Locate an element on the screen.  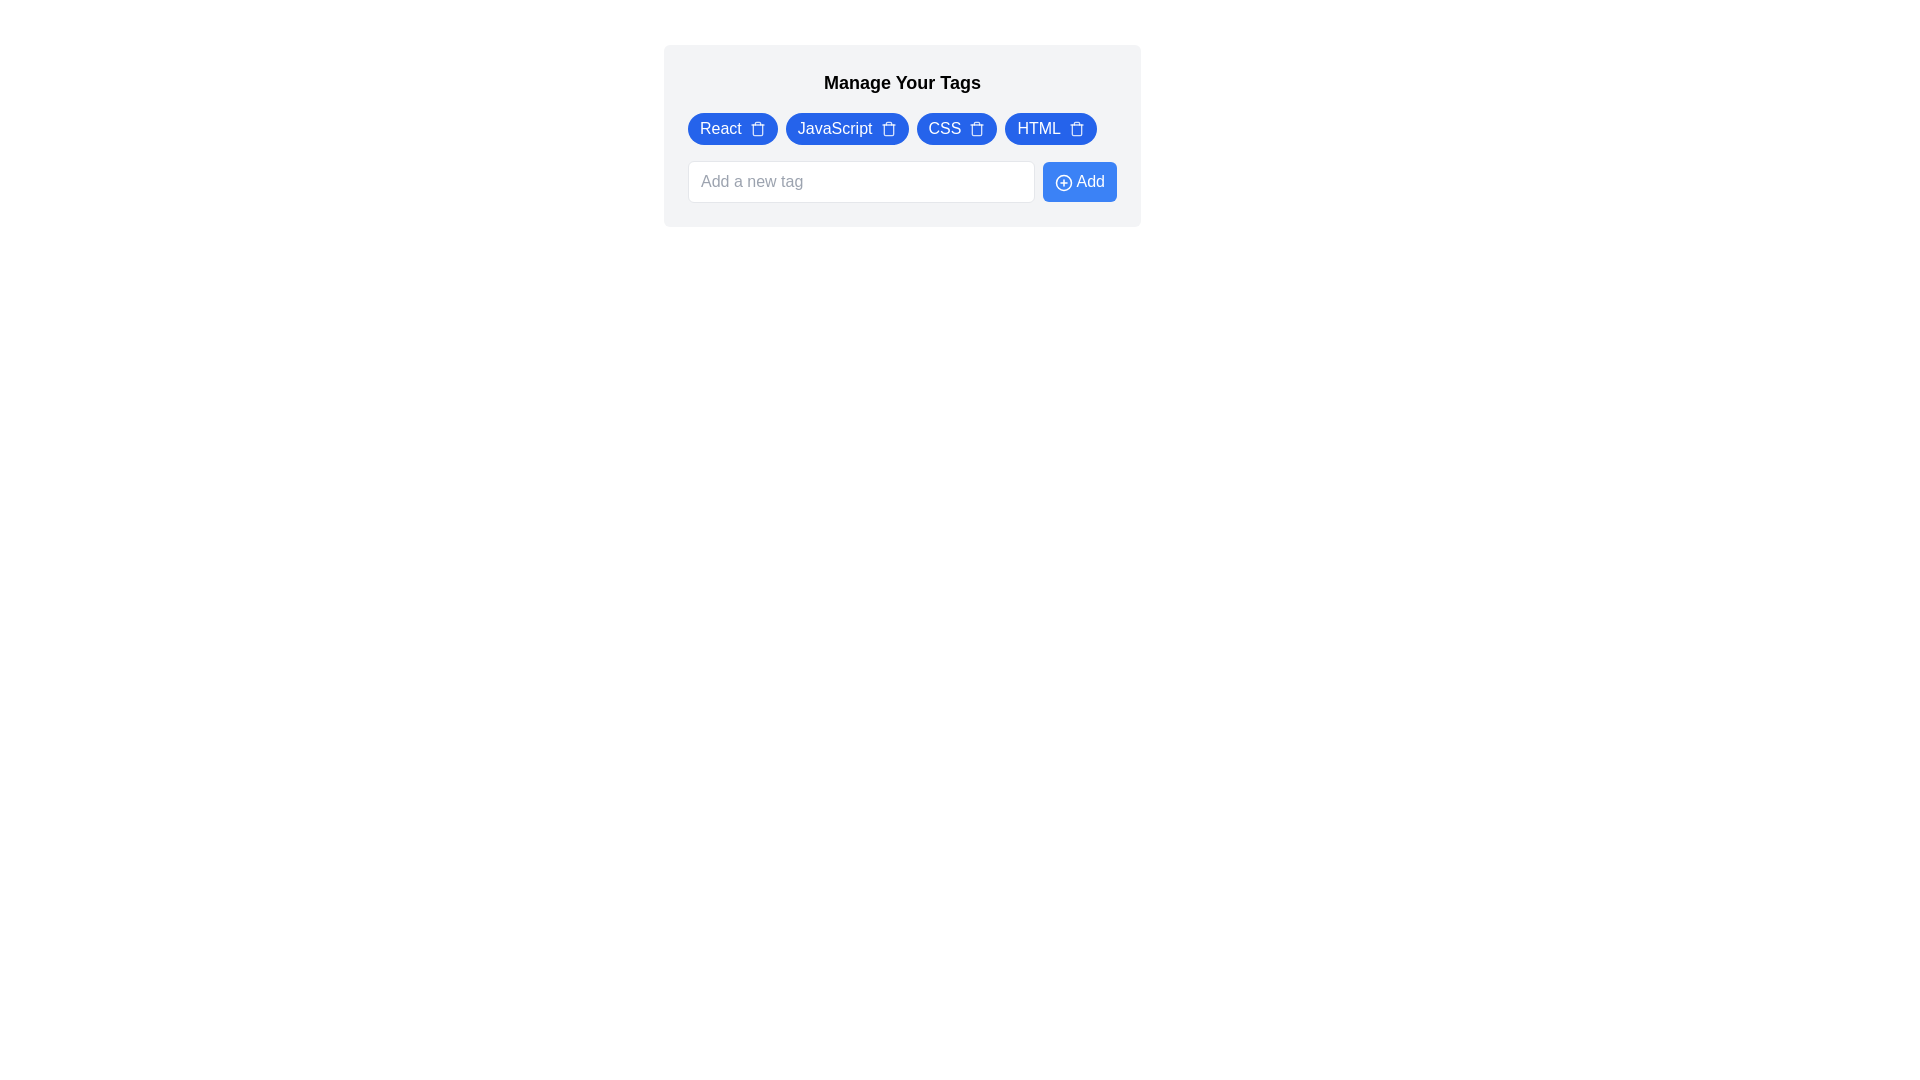
the circular component of the icon located within the 'Manage Your Tags' interface, positioned to the right of the 'Add' button is located at coordinates (1063, 182).